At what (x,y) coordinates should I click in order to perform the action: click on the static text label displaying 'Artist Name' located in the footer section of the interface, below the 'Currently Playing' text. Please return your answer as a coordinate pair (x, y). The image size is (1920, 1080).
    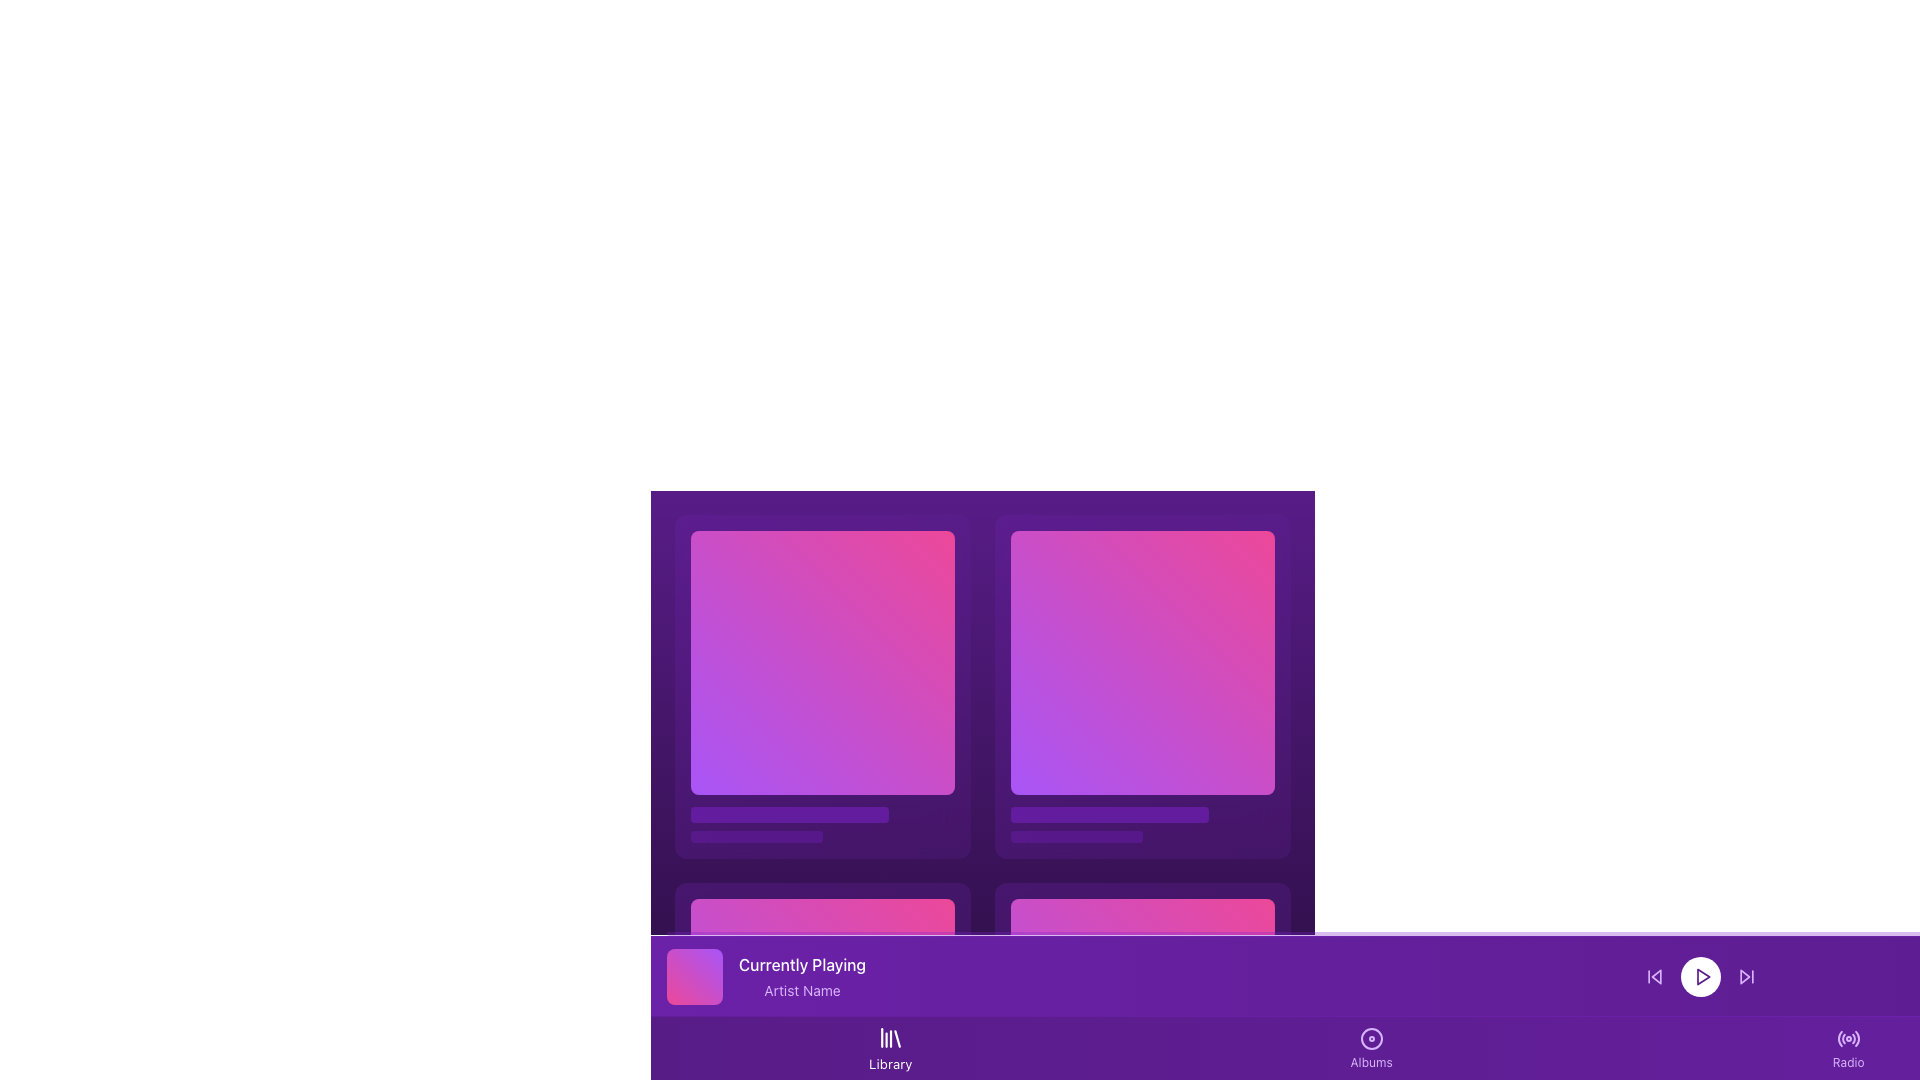
    Looking at the image, I should click on (802, 990).